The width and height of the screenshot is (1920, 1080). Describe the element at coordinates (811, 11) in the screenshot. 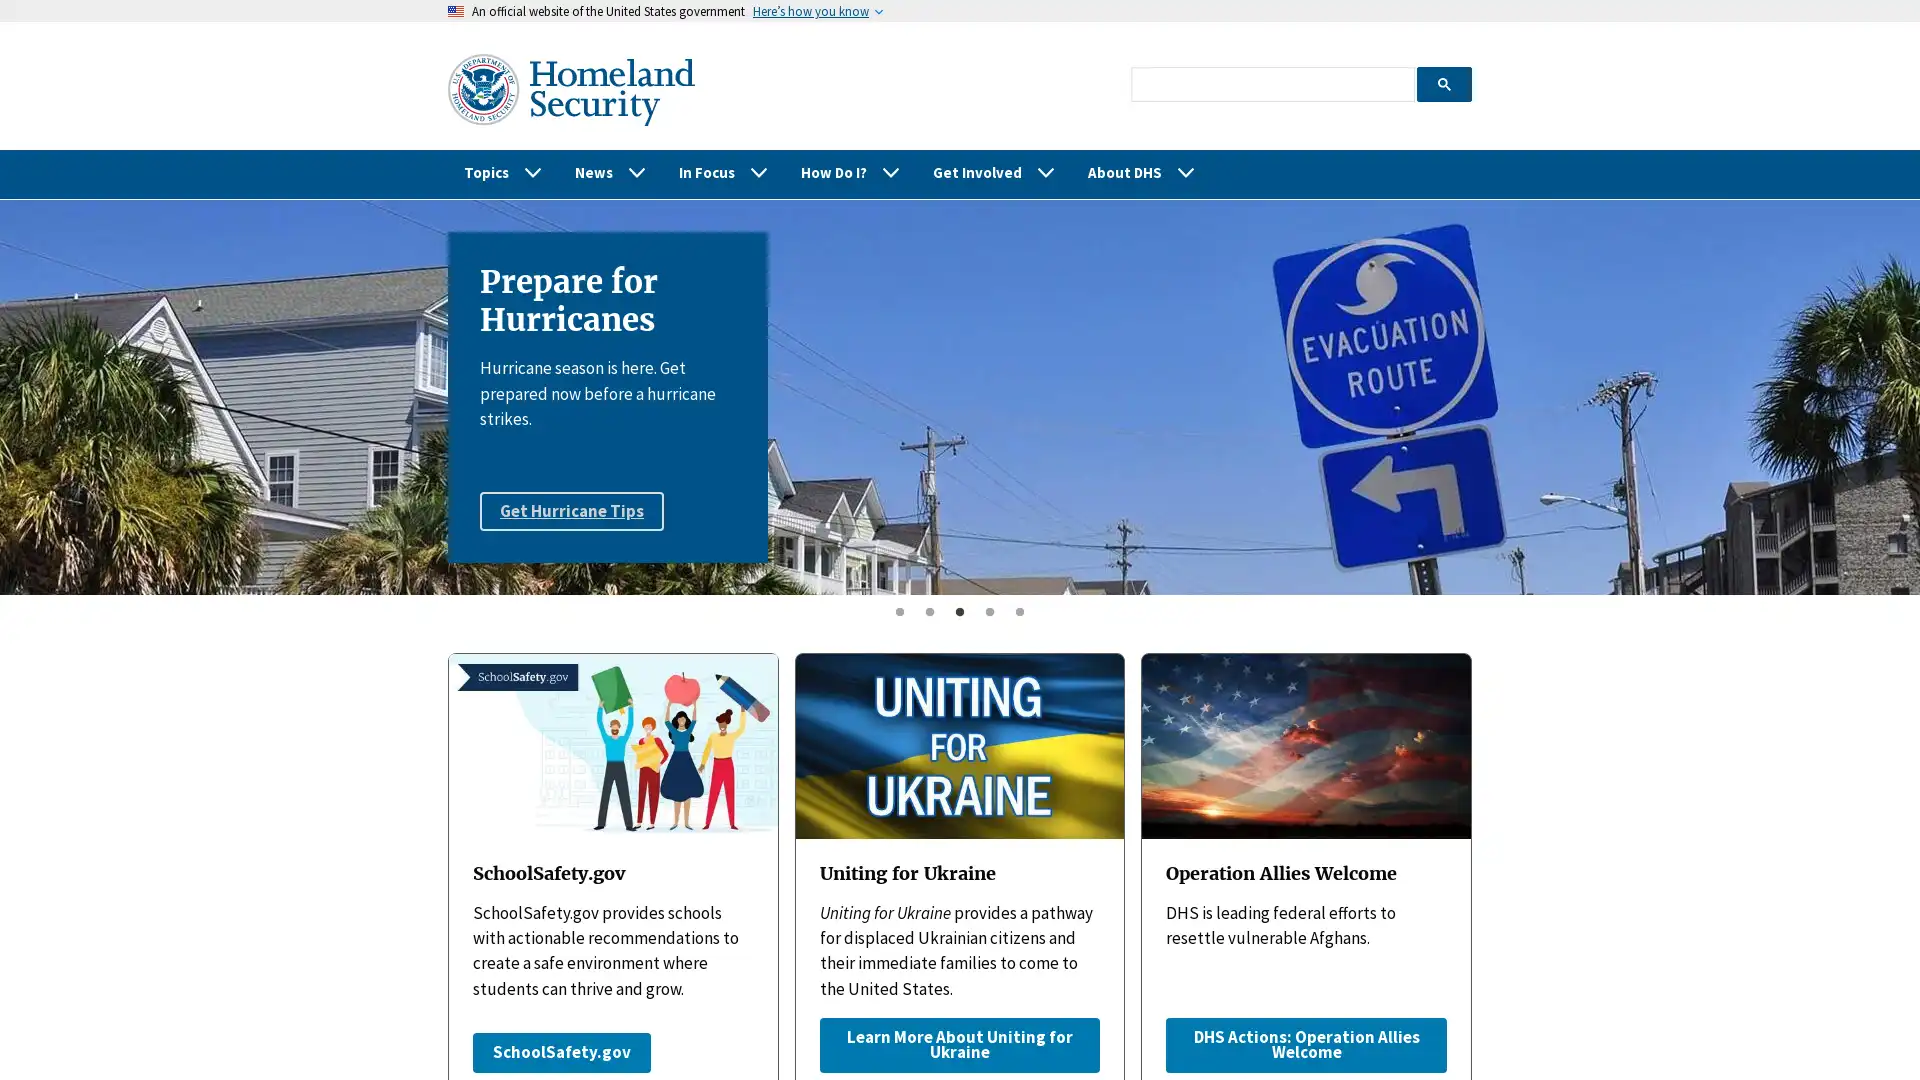

I see `Heres how you know` at that location.